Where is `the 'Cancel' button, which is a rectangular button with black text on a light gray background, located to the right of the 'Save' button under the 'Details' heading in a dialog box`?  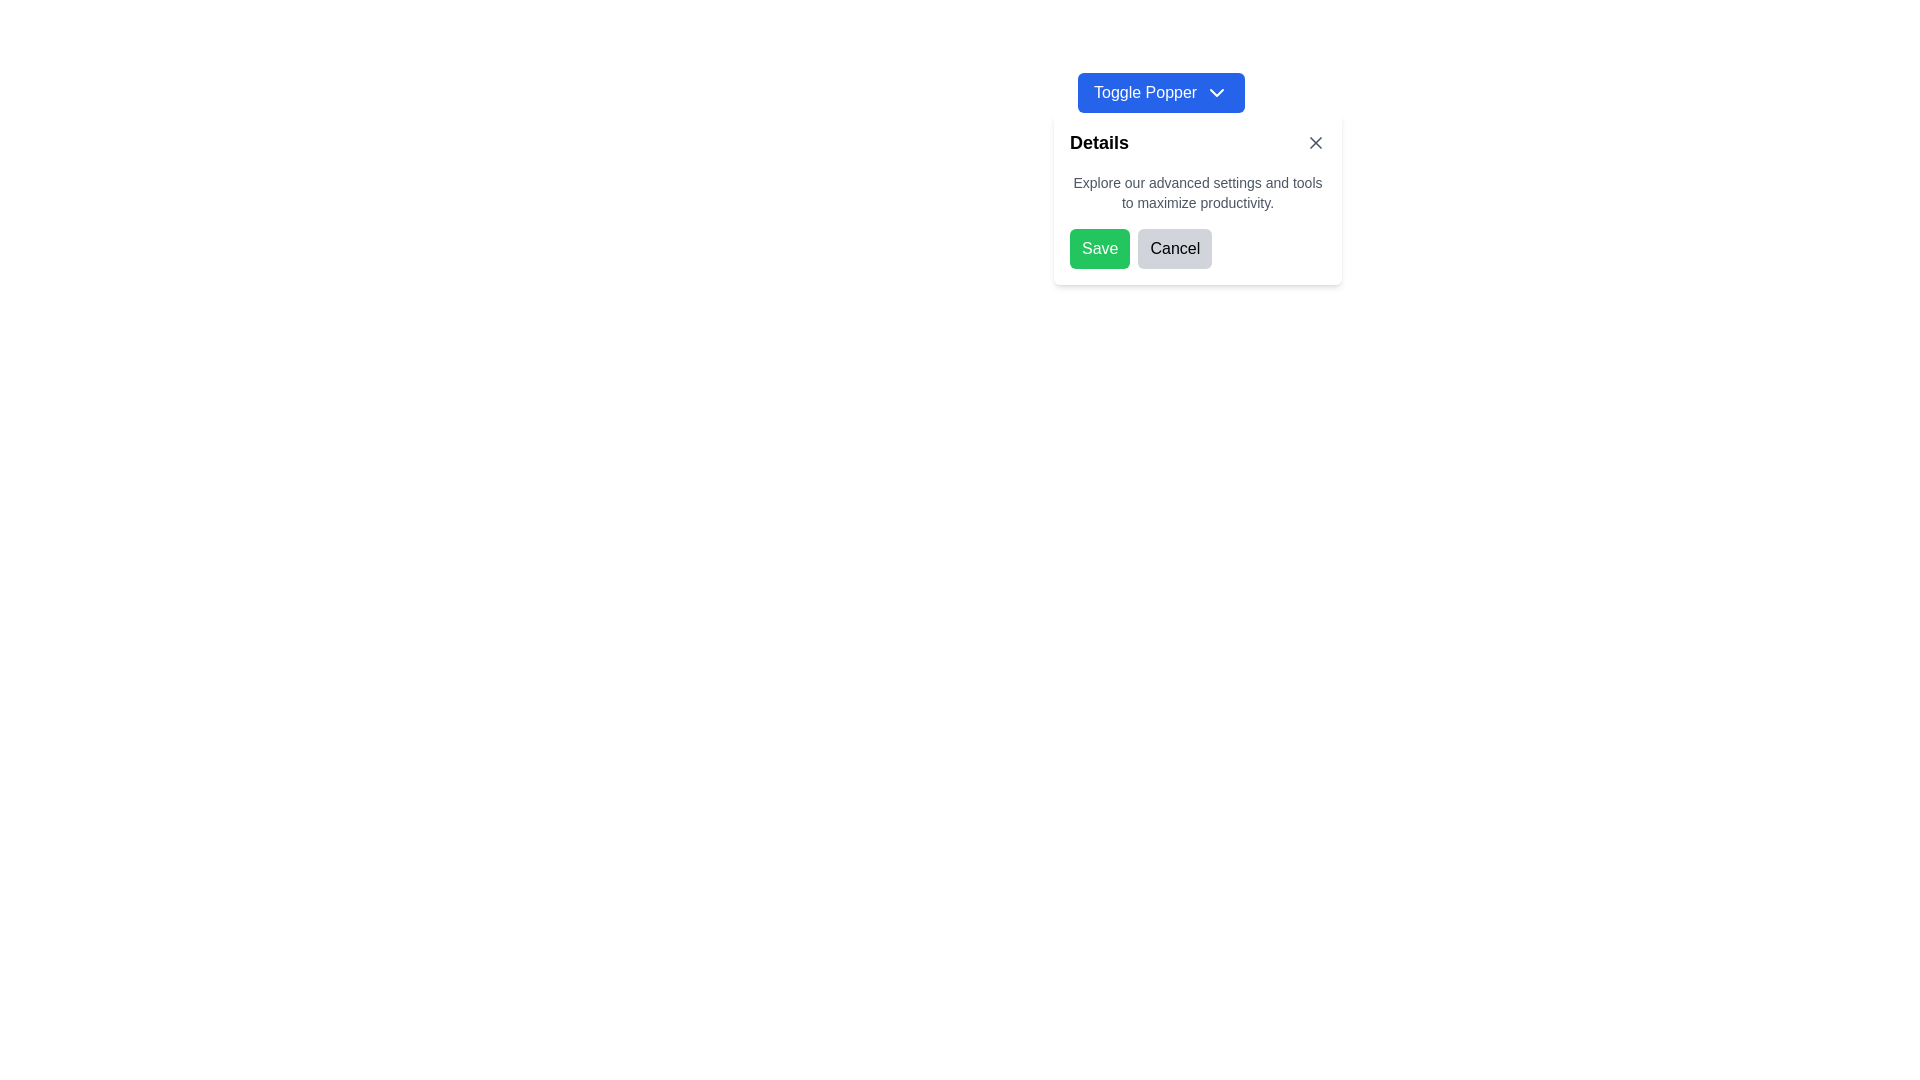
the 'Cancel' button, which is a rectangular button with black text on a light gray background, located to the right of the 'Save' button under the 'Details' heading in a dialog box is located at coordinates (1175, 248).